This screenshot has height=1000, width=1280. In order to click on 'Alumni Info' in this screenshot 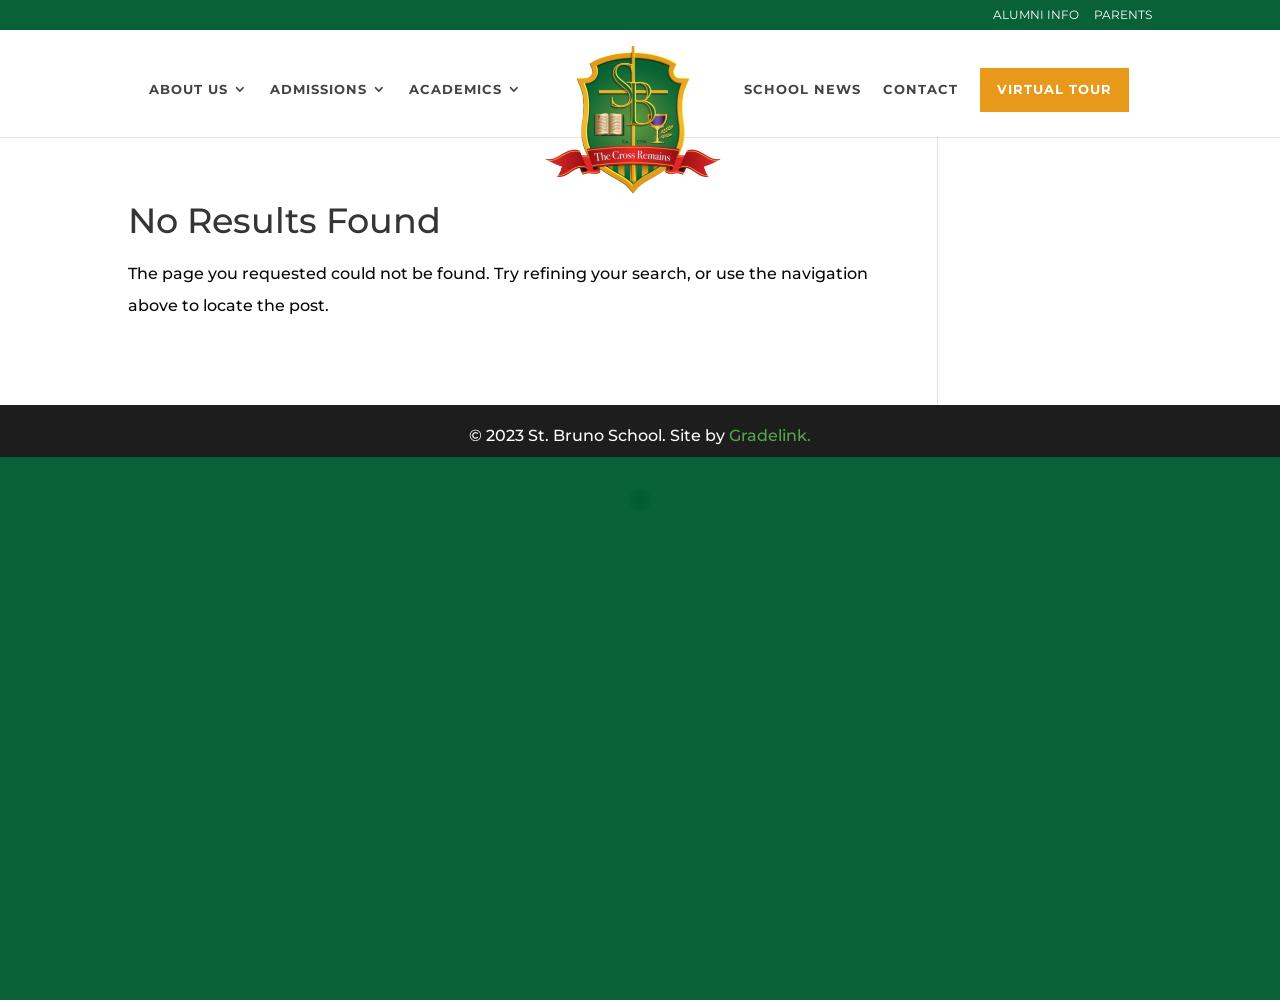, I will do `click(1036, 14)`.